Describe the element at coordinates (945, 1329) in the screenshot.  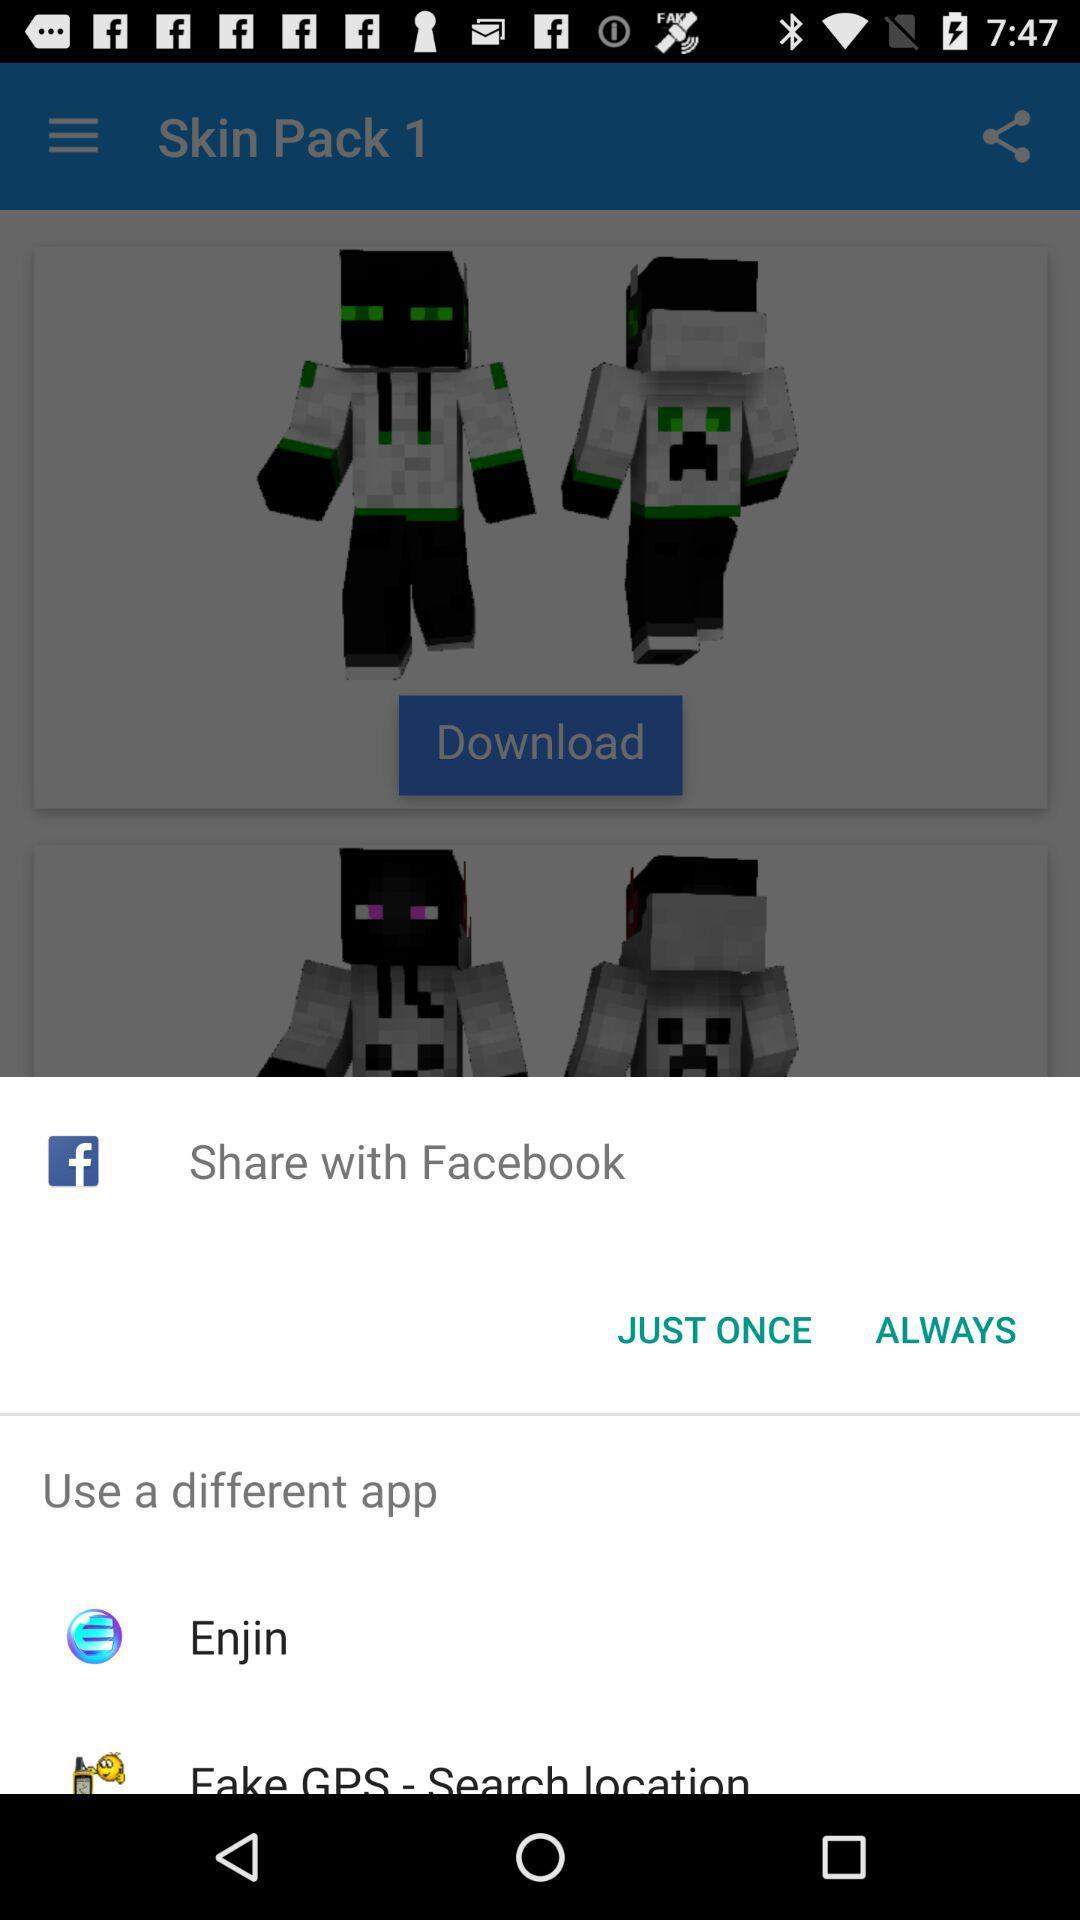
I see `the button at the bottom right corner` at that location.